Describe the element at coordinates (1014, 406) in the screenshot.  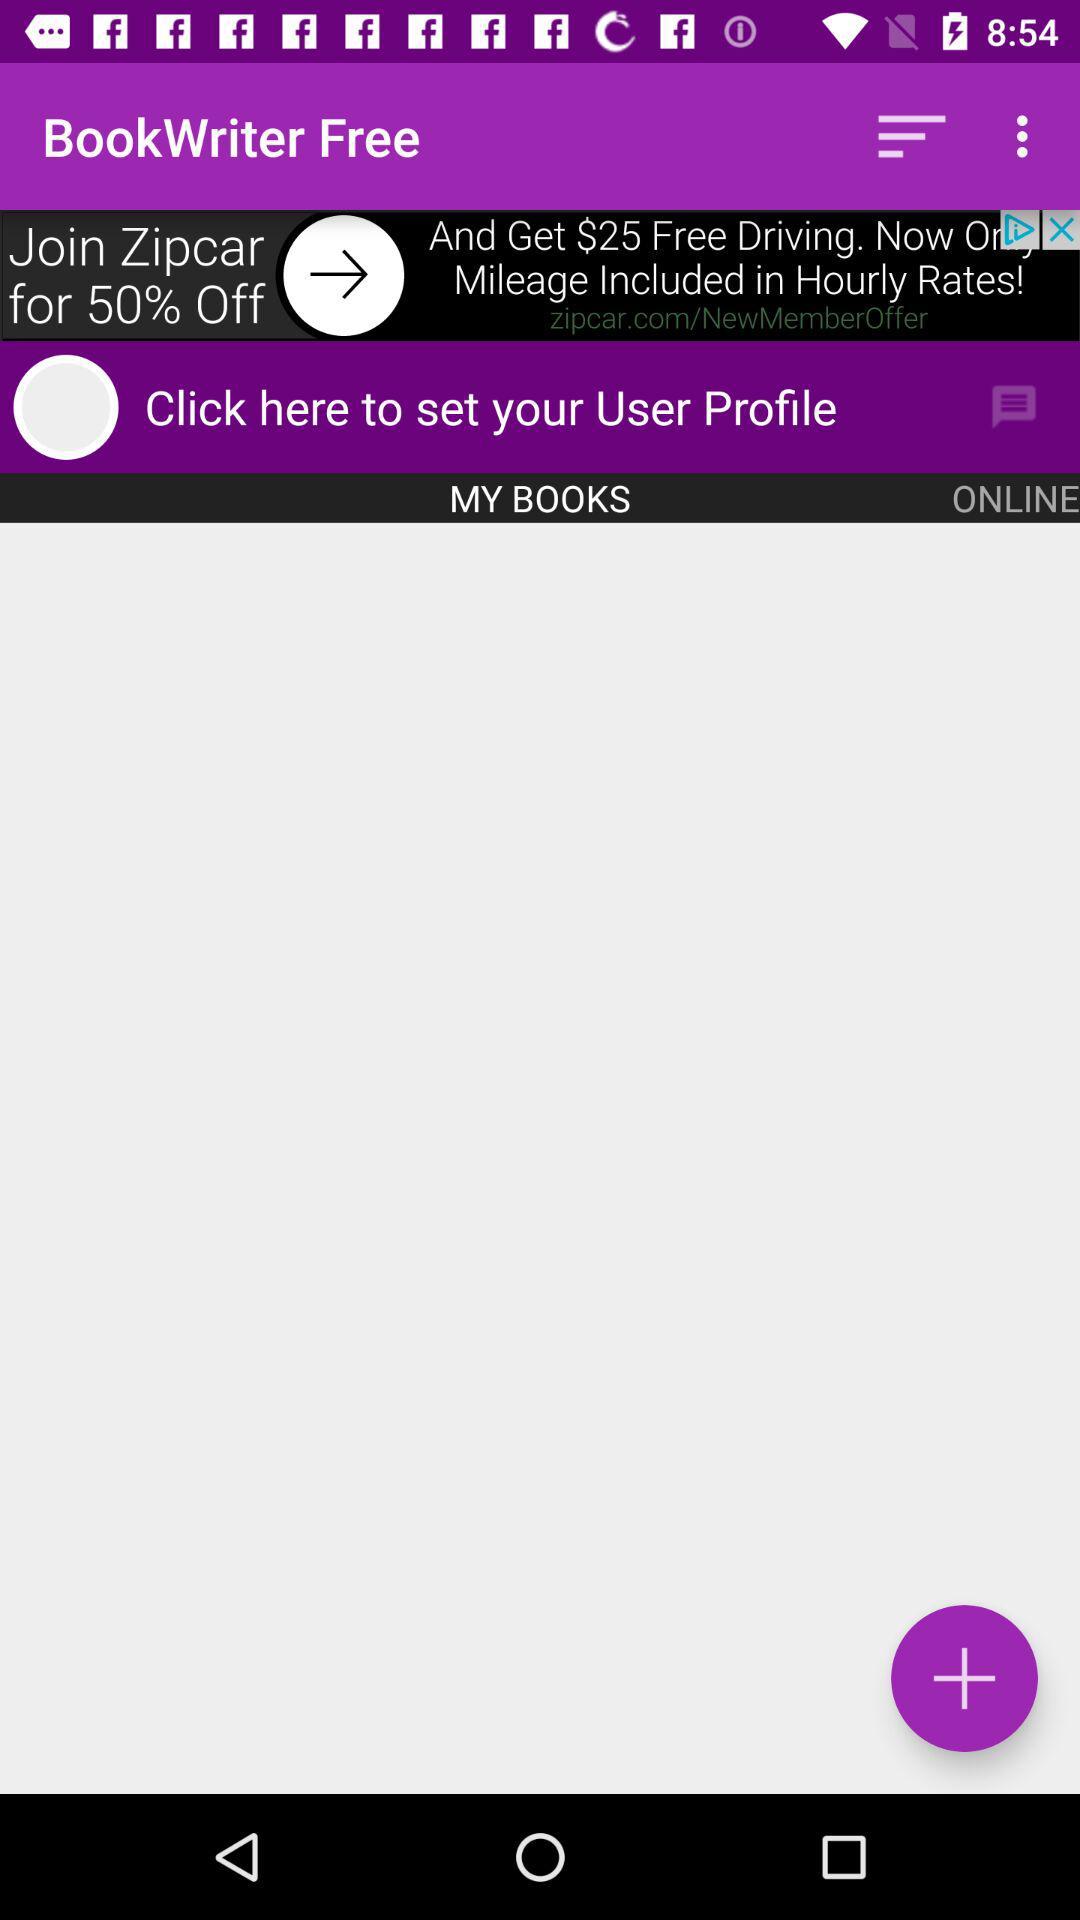
I see `the chat icon` at that location.